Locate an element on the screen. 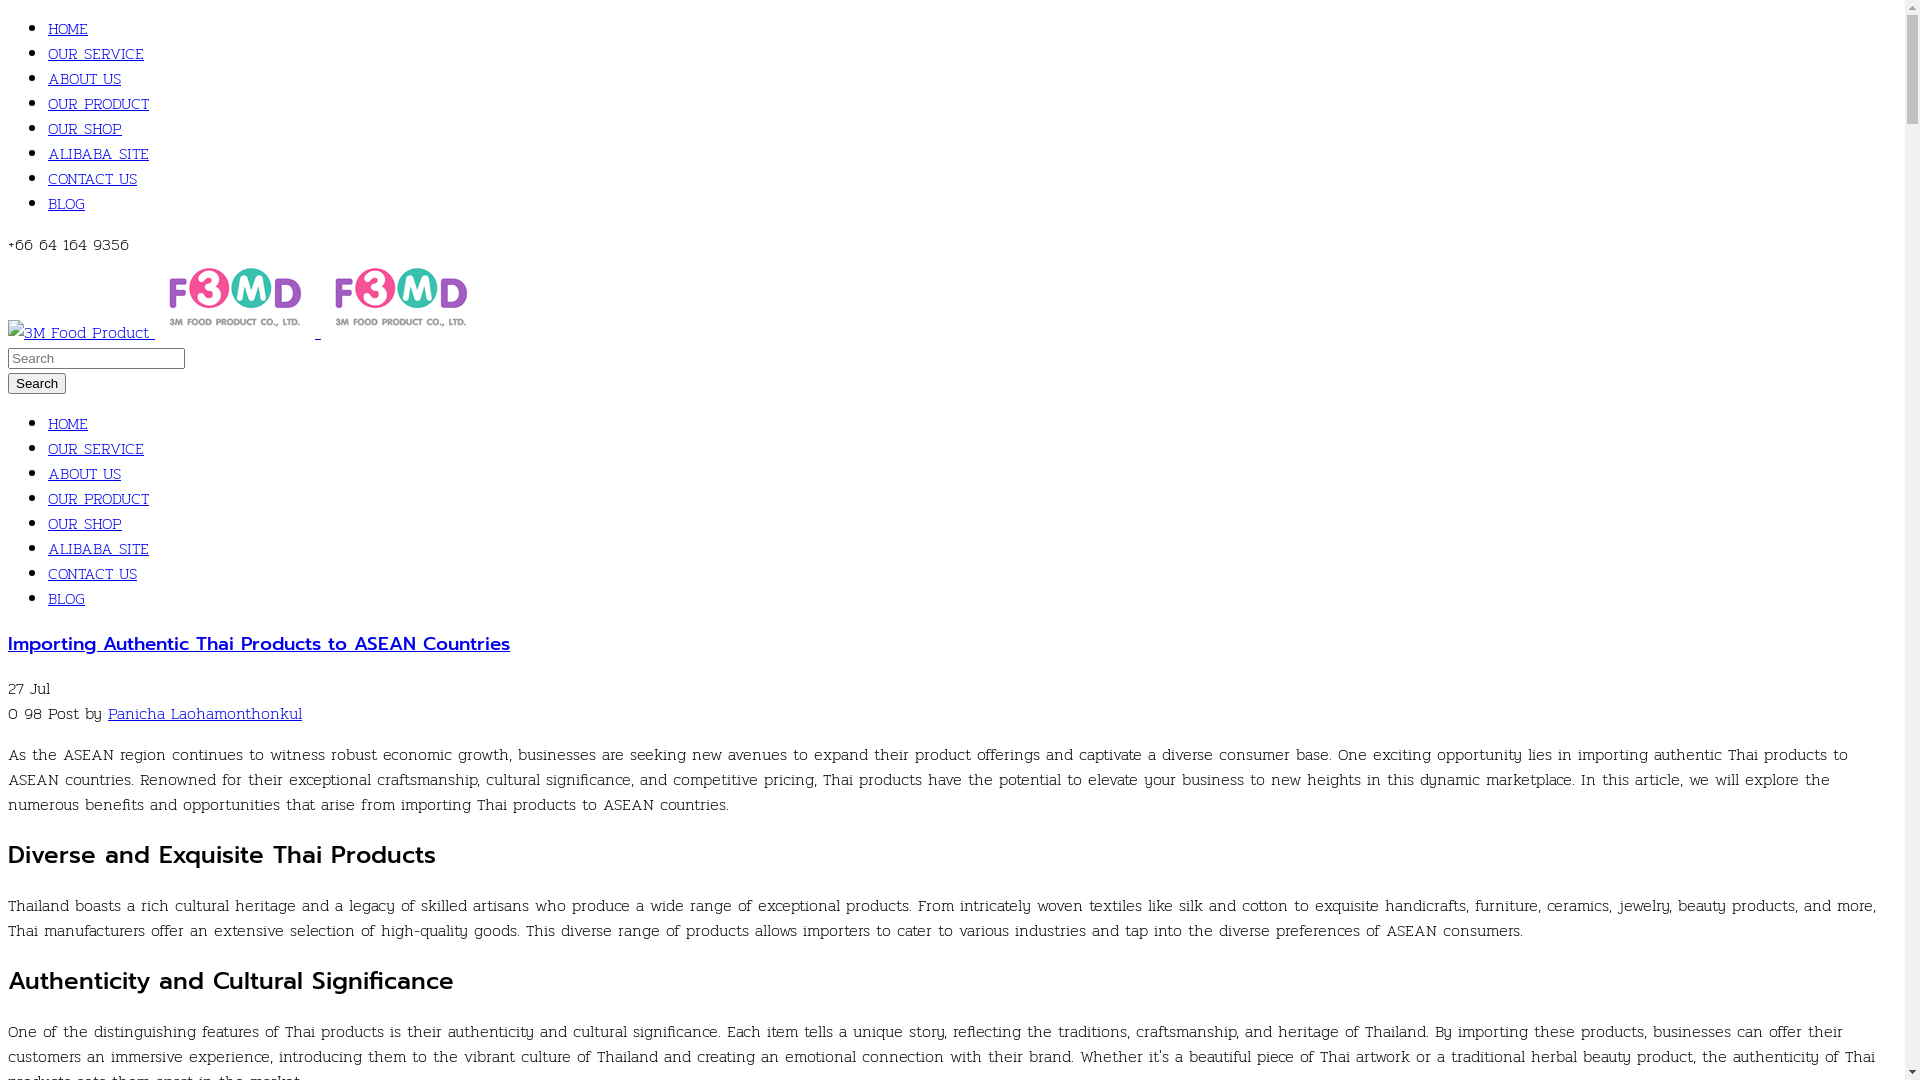  '3M Food Product' is located at coordinates (400, 297).